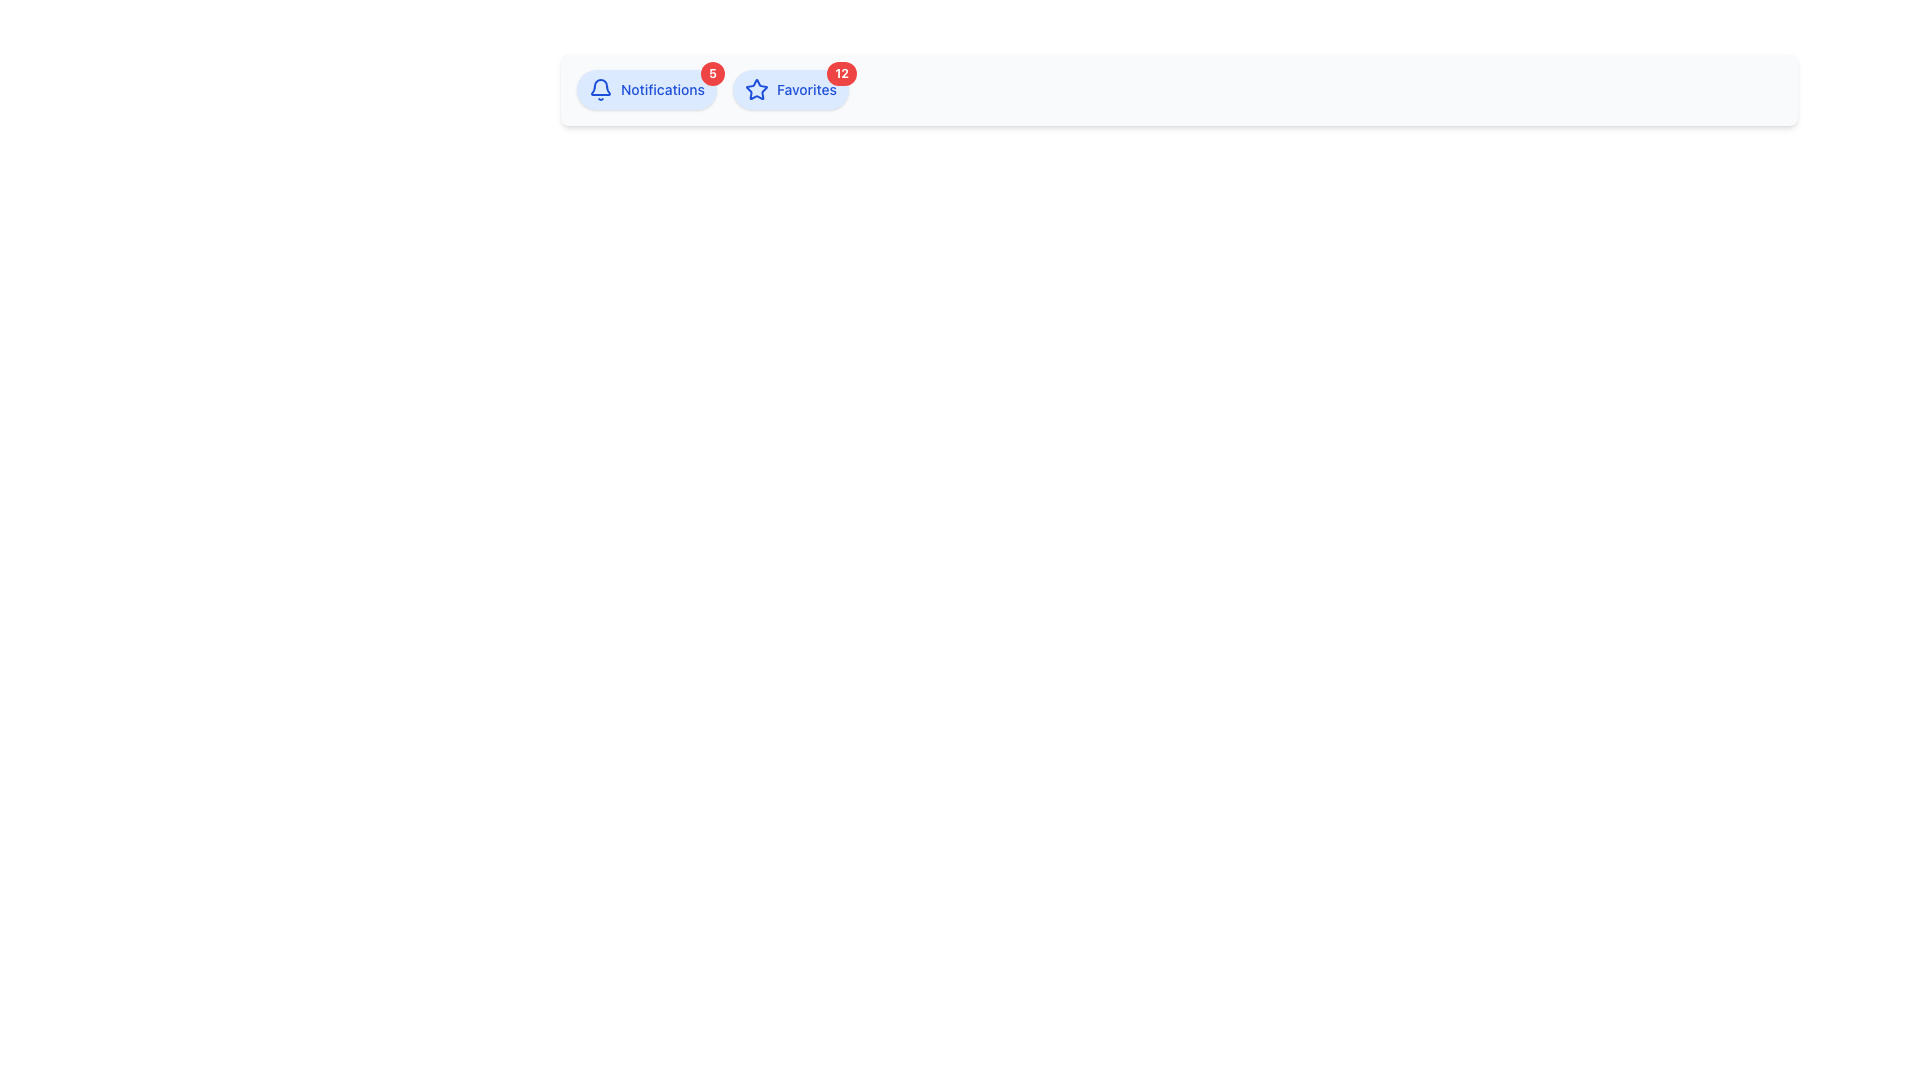  I want to click on the star icon that signifies 'Favorites', located towards the center-left of the 'Favorites12' button, so click(756, 88).